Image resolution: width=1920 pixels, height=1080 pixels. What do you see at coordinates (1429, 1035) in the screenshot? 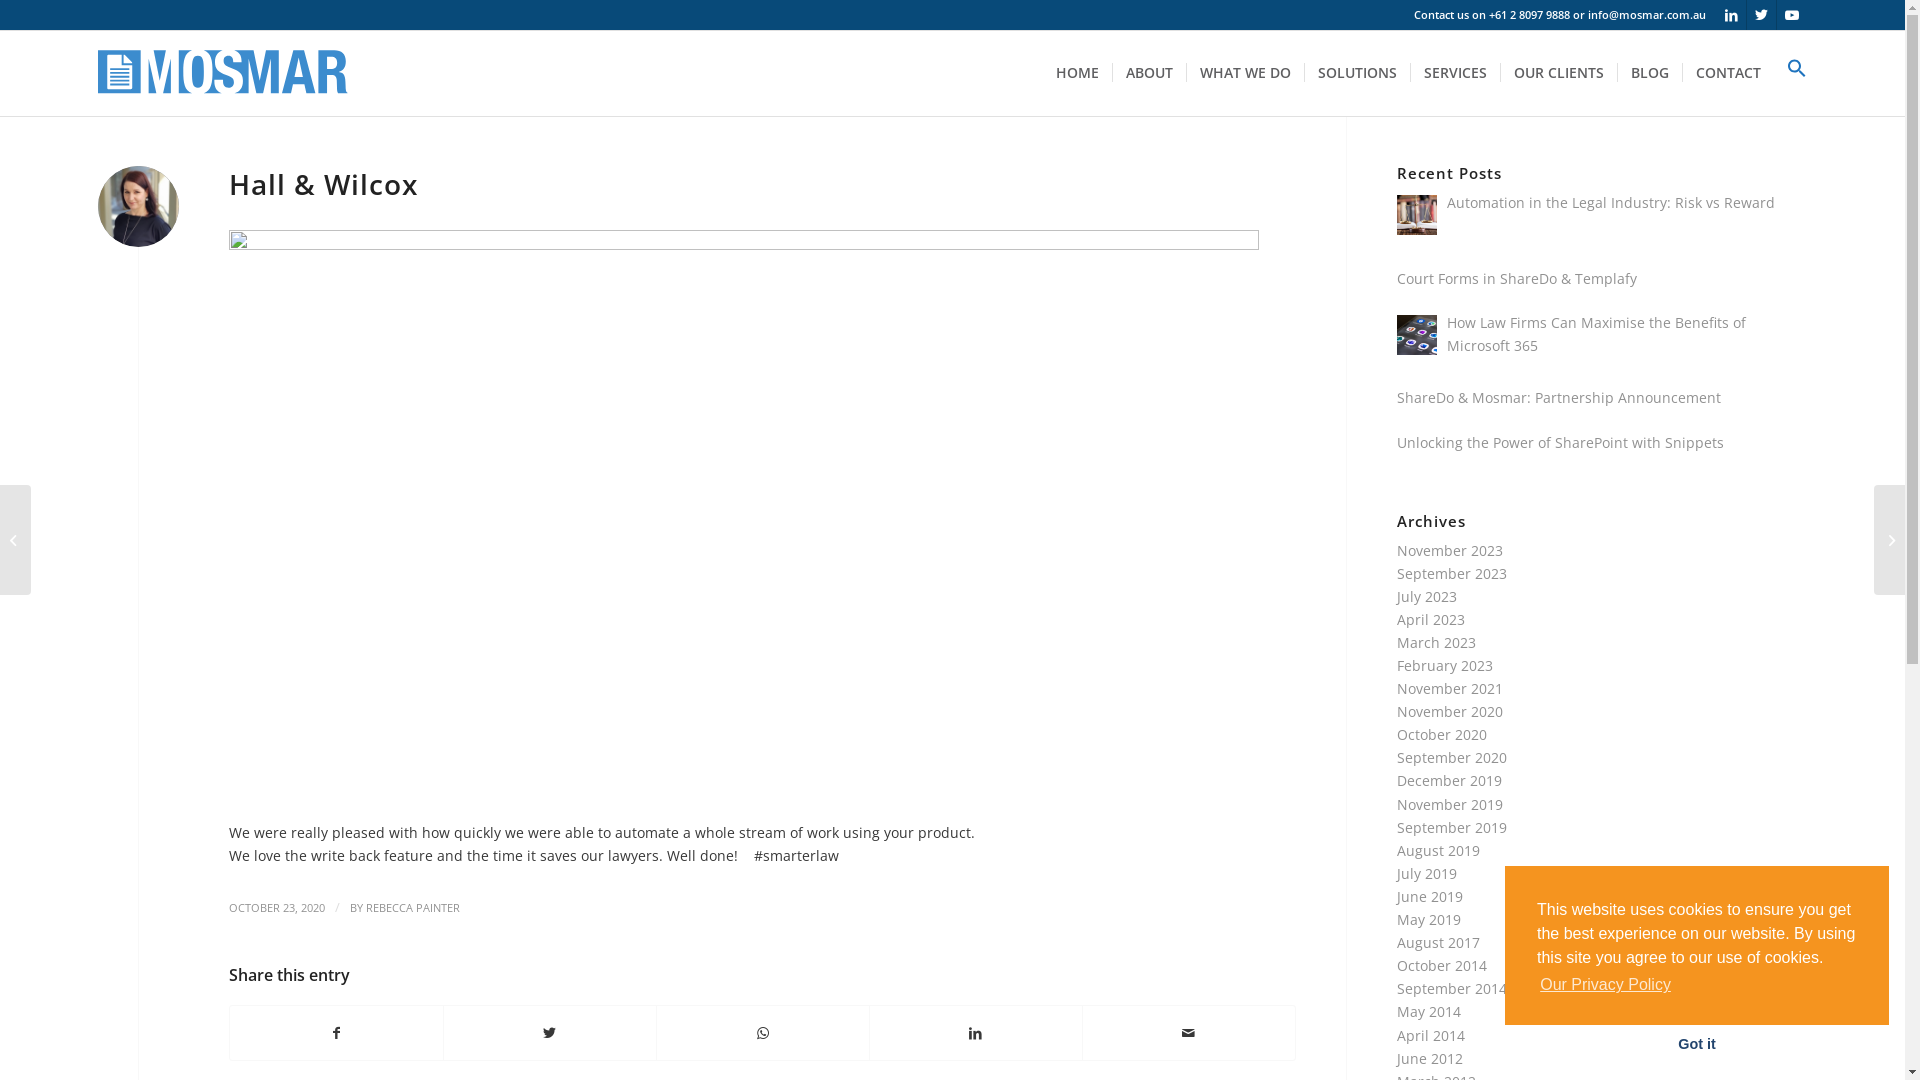
I see `'April 2014'` at bounding box center [1429, 1035].